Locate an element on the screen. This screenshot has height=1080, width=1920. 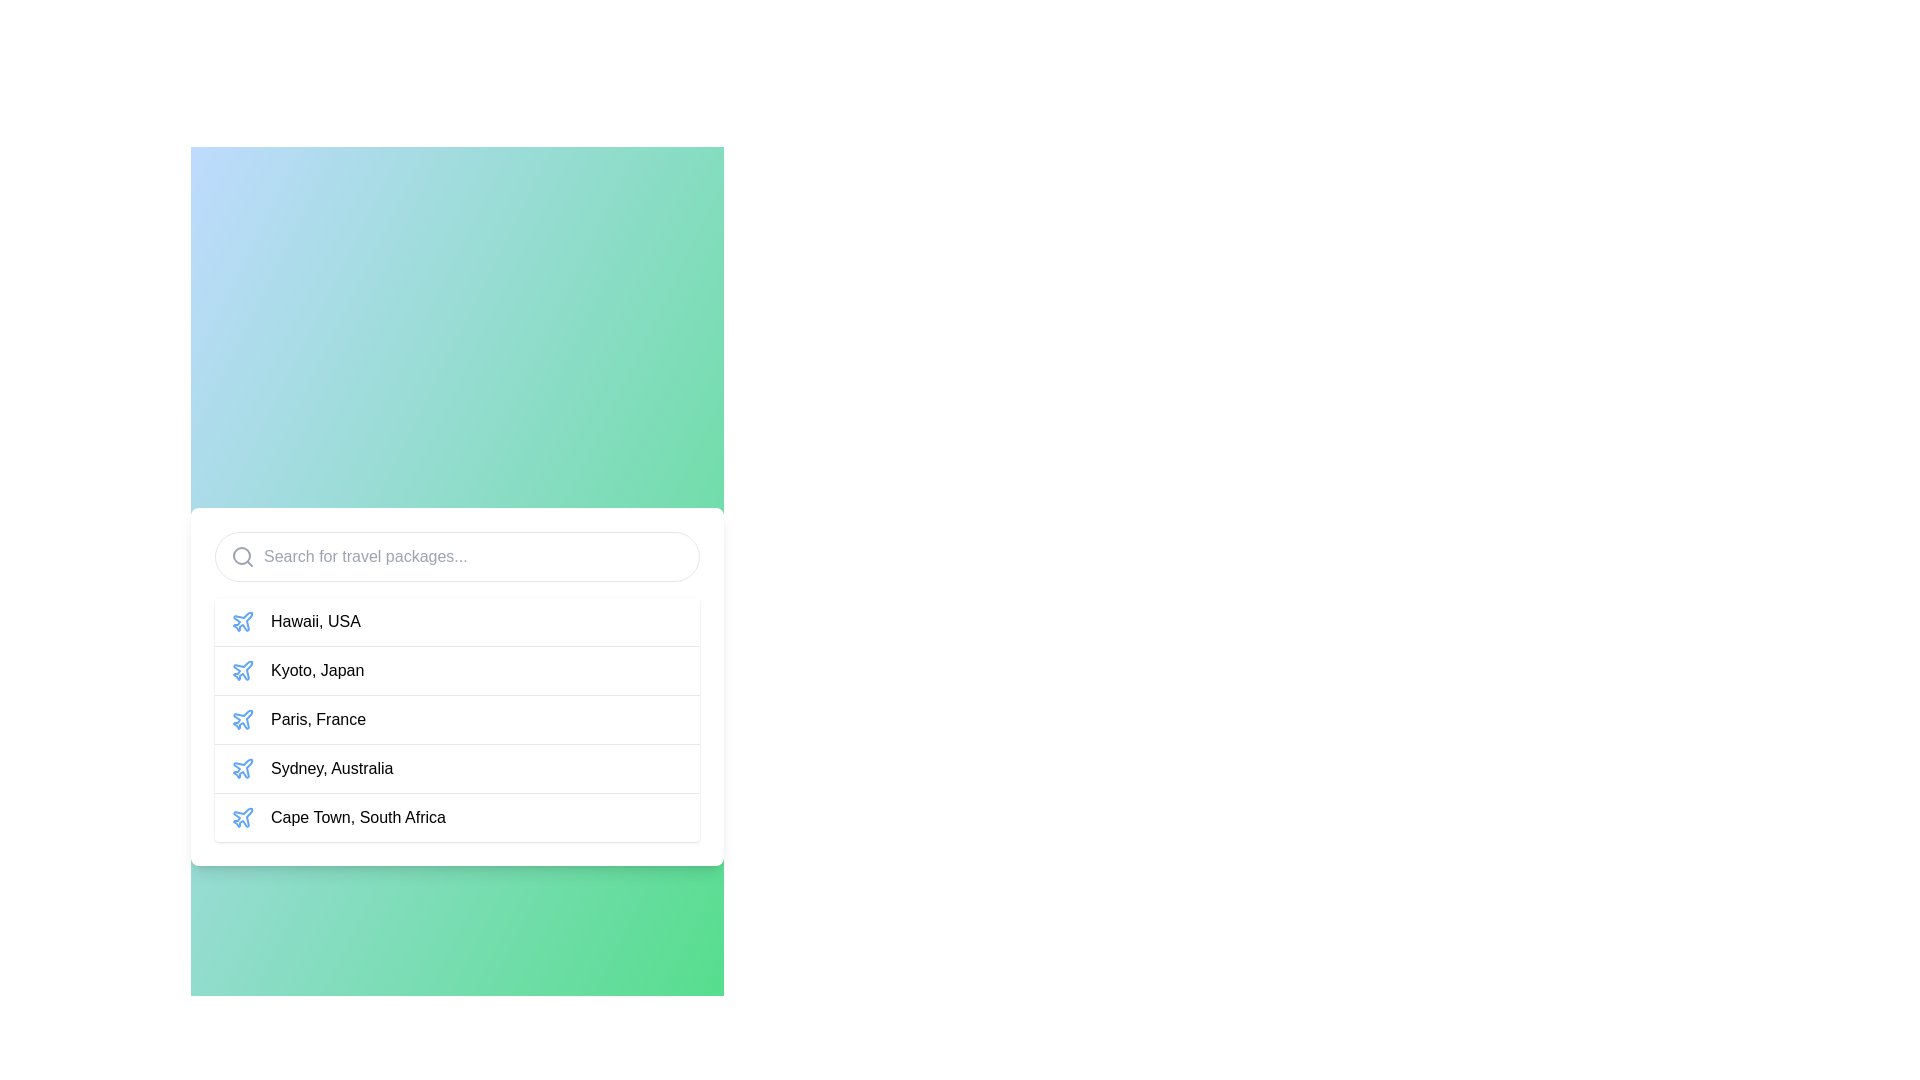
the blue airplane icon located to the left of the 'Kyoto, Japan' label in the travel destinations list, which is the second item beneath the search bar is located at coordinates (242, 620).